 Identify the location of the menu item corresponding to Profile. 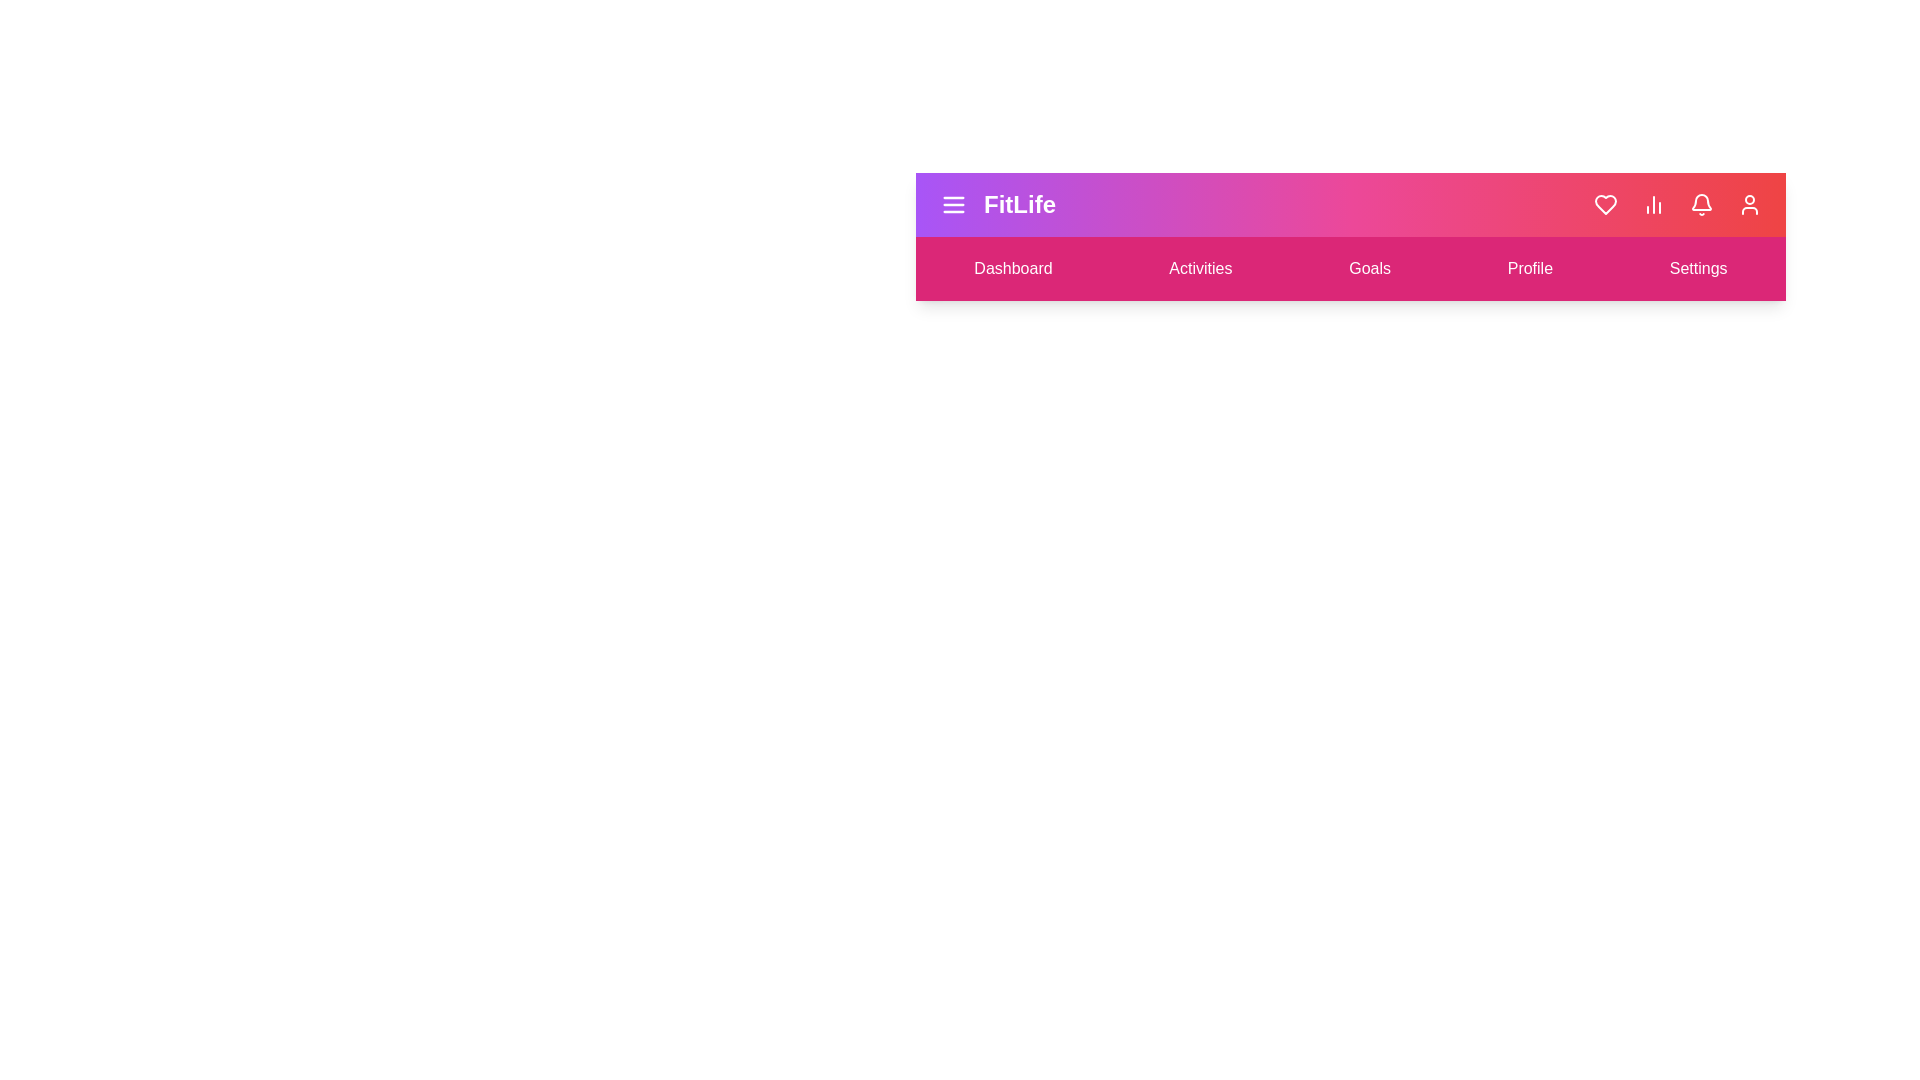
(1529, 268).